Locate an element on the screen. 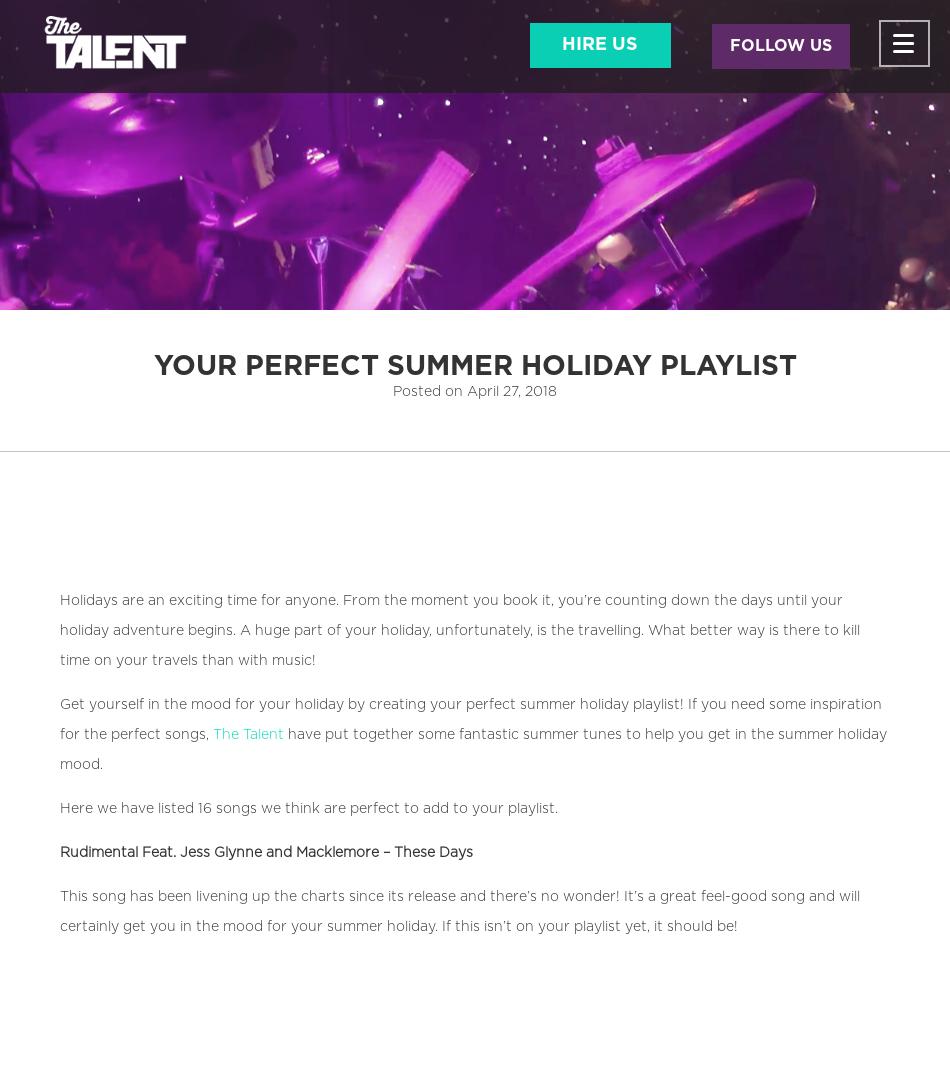 The image size is (950, 1072). 'have put together some fantastic summer tunes to help you get in the summer holiday mood.' is located at coordinates (472, 749).